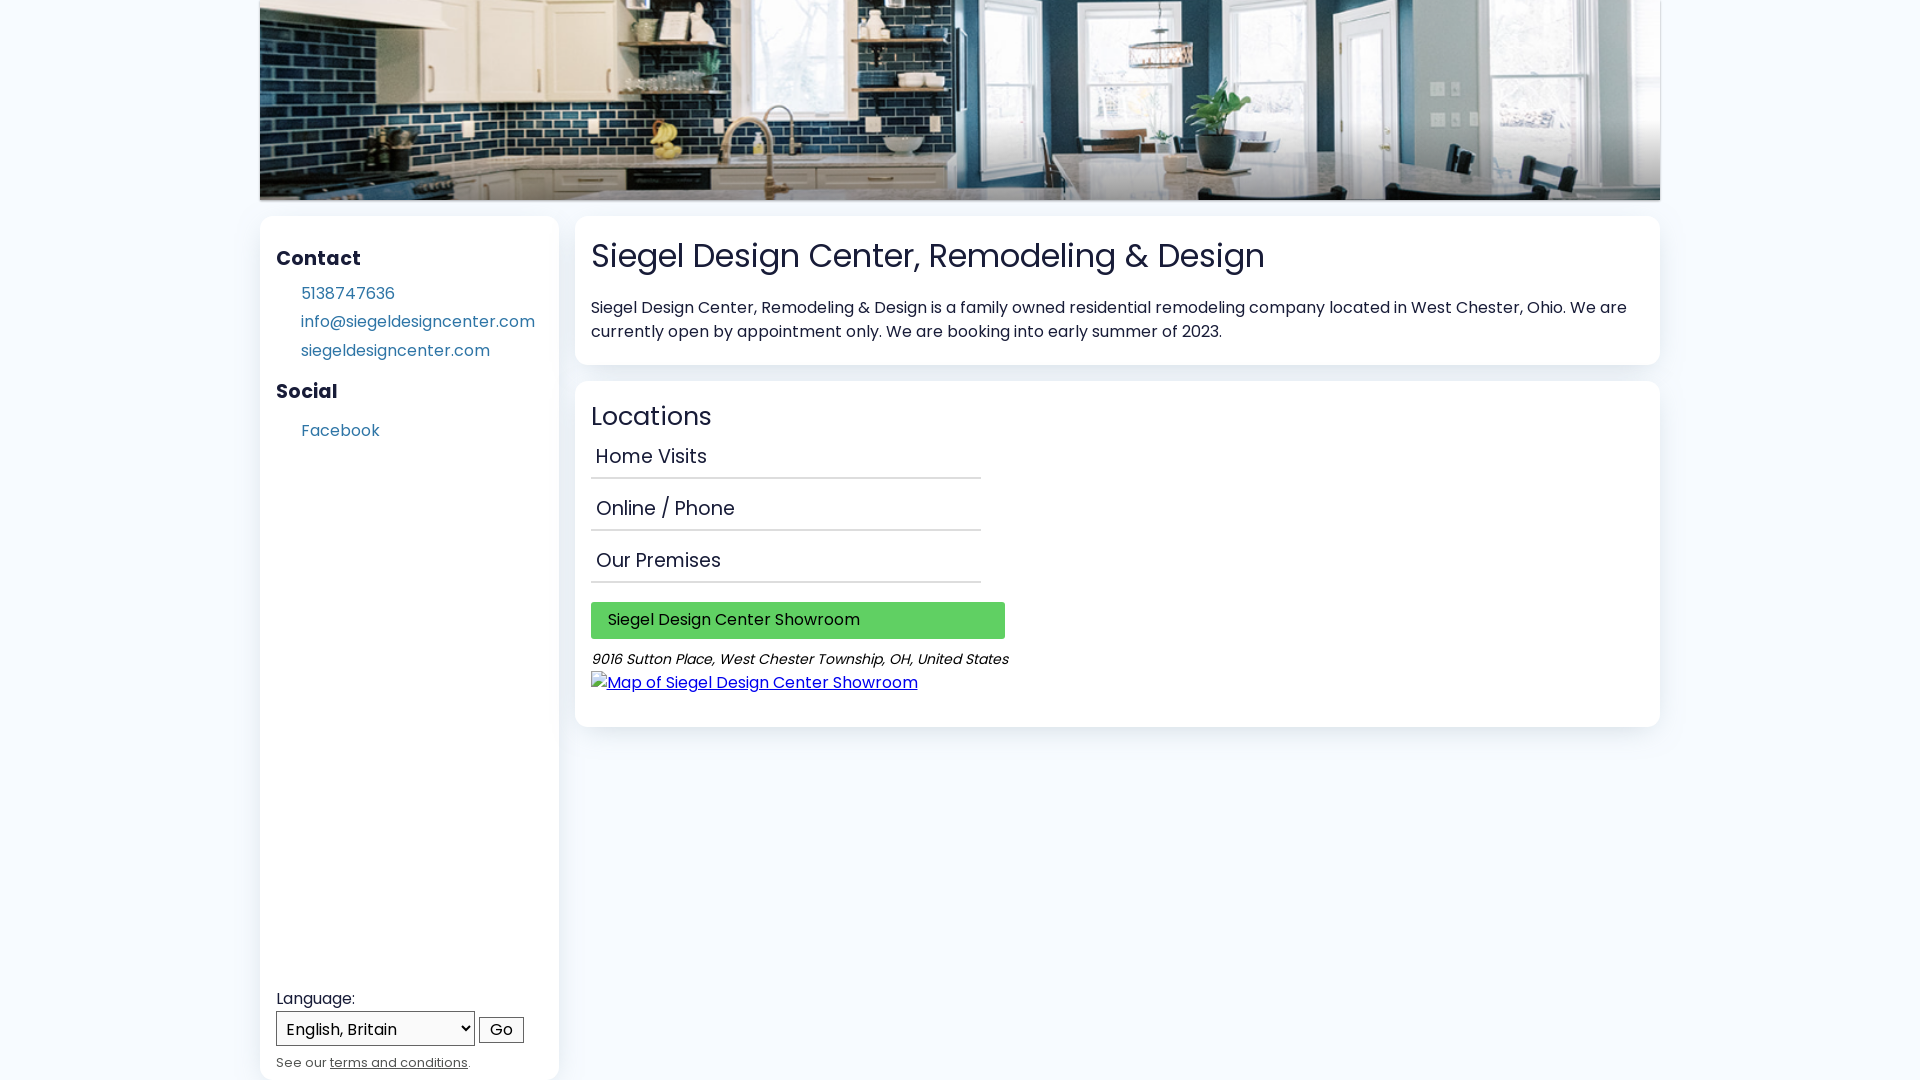 The image size is (1920, 1080). I want to click on 'info@siegeldesigncenter.com', so click(300, 320).